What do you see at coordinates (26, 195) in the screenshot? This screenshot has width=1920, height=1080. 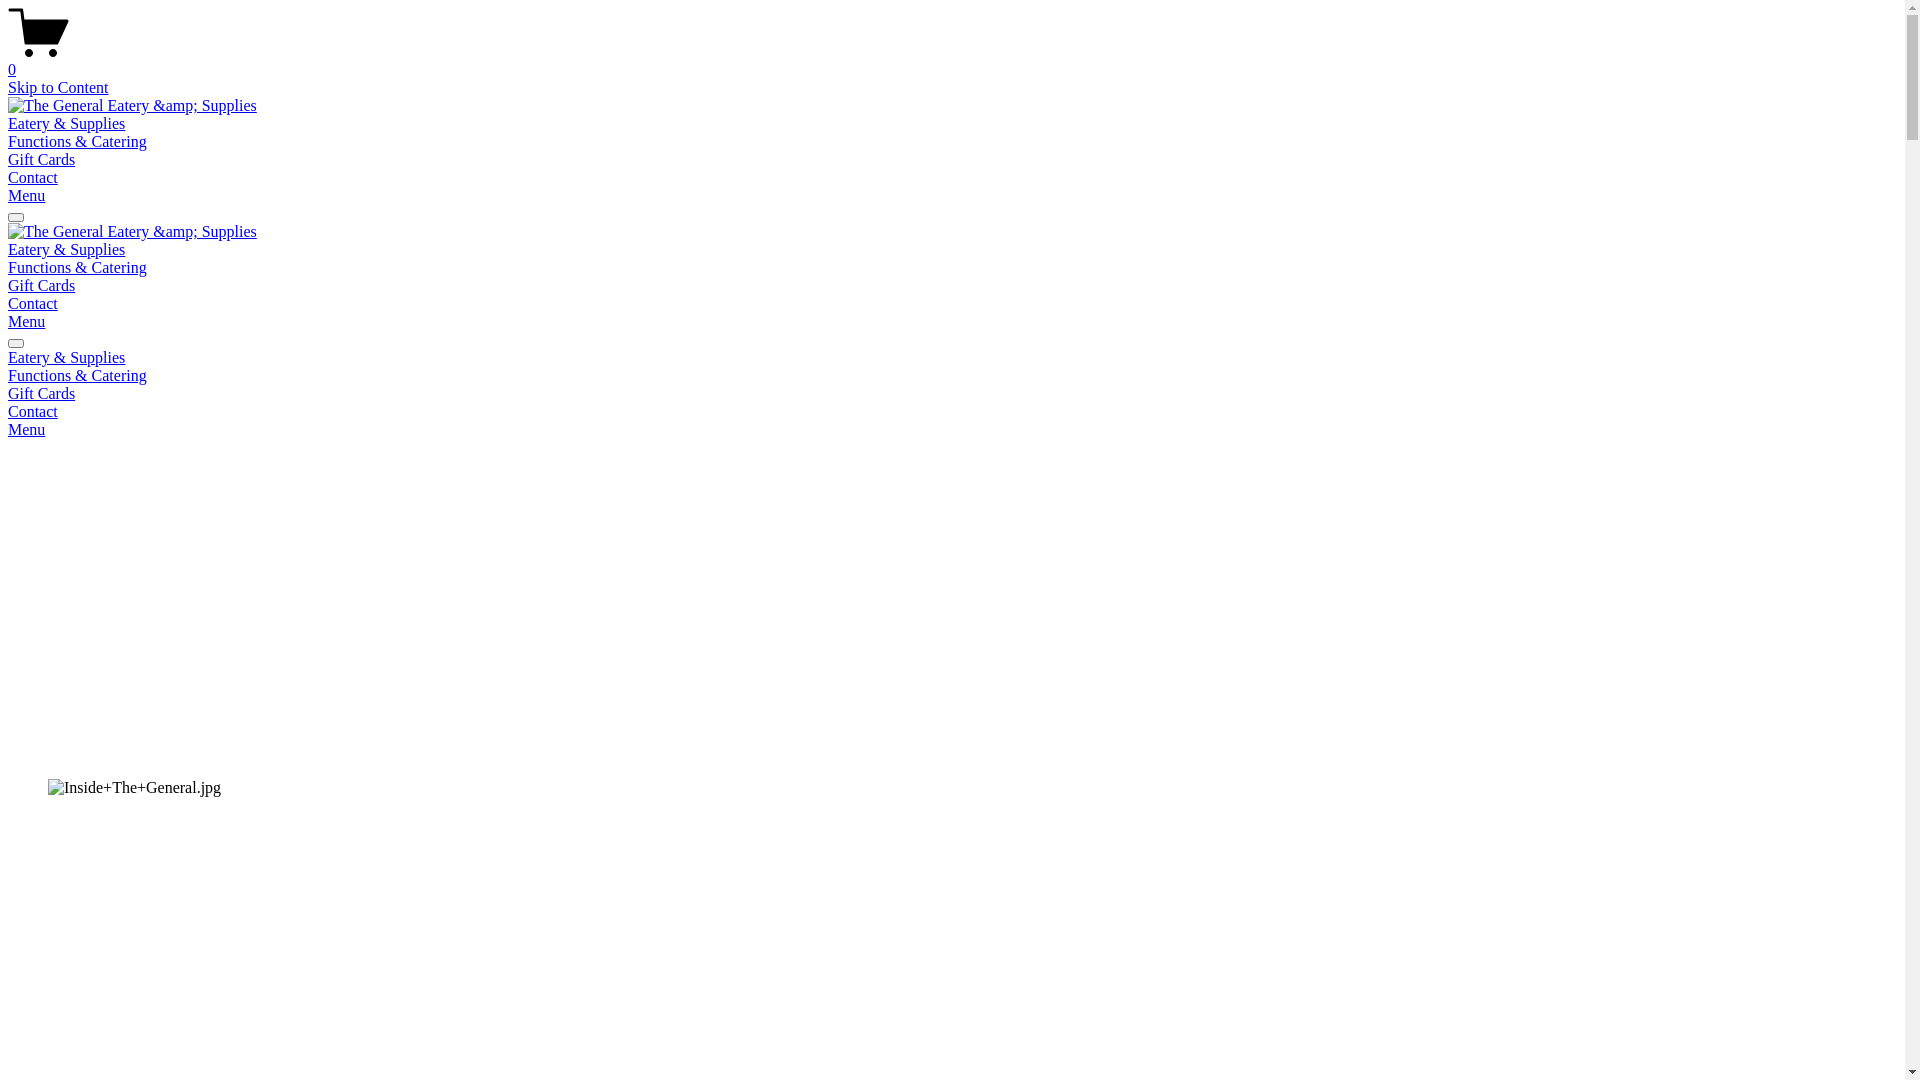 I see `'Menu'` at bounding box center [26, 195].